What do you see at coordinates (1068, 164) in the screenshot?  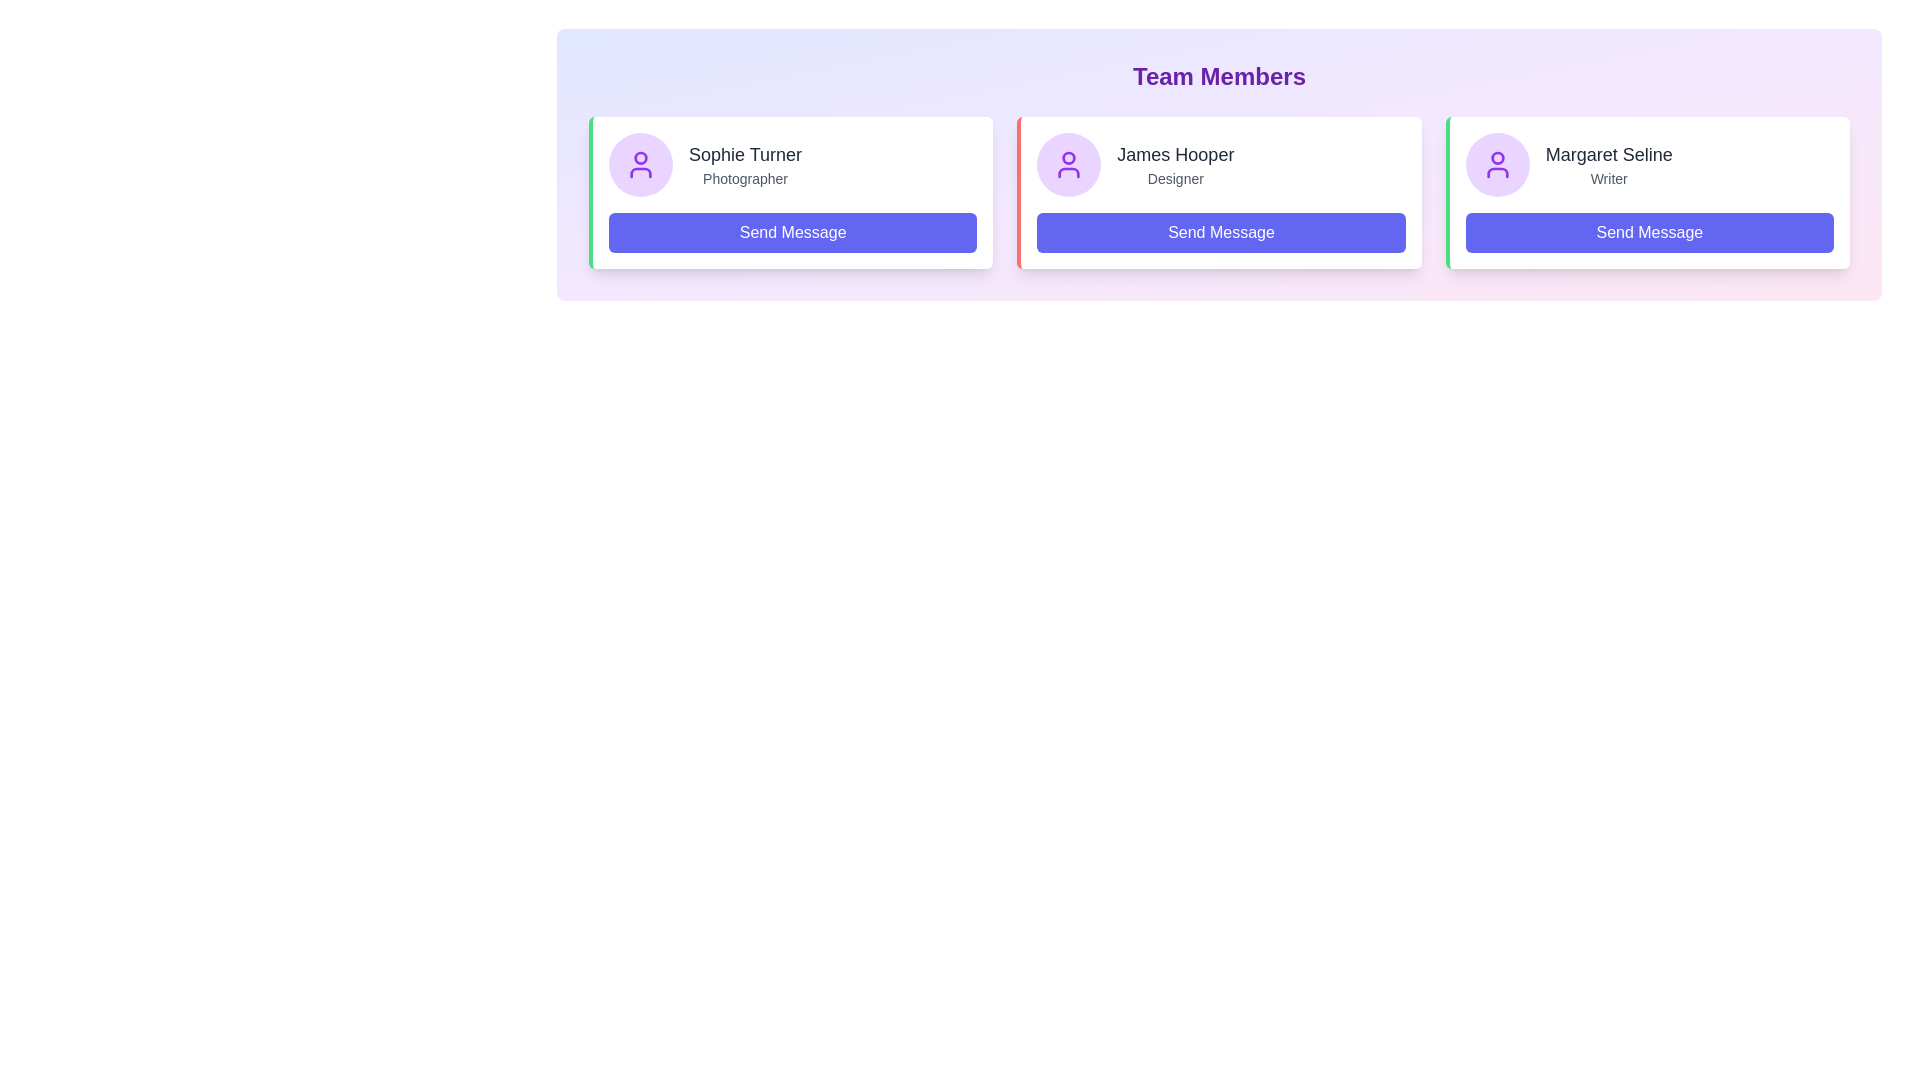 I see `the circular profile picture placeholder icon of 'James Hooper' in the 'Team Members' section` at bounding box center [1068, 164].